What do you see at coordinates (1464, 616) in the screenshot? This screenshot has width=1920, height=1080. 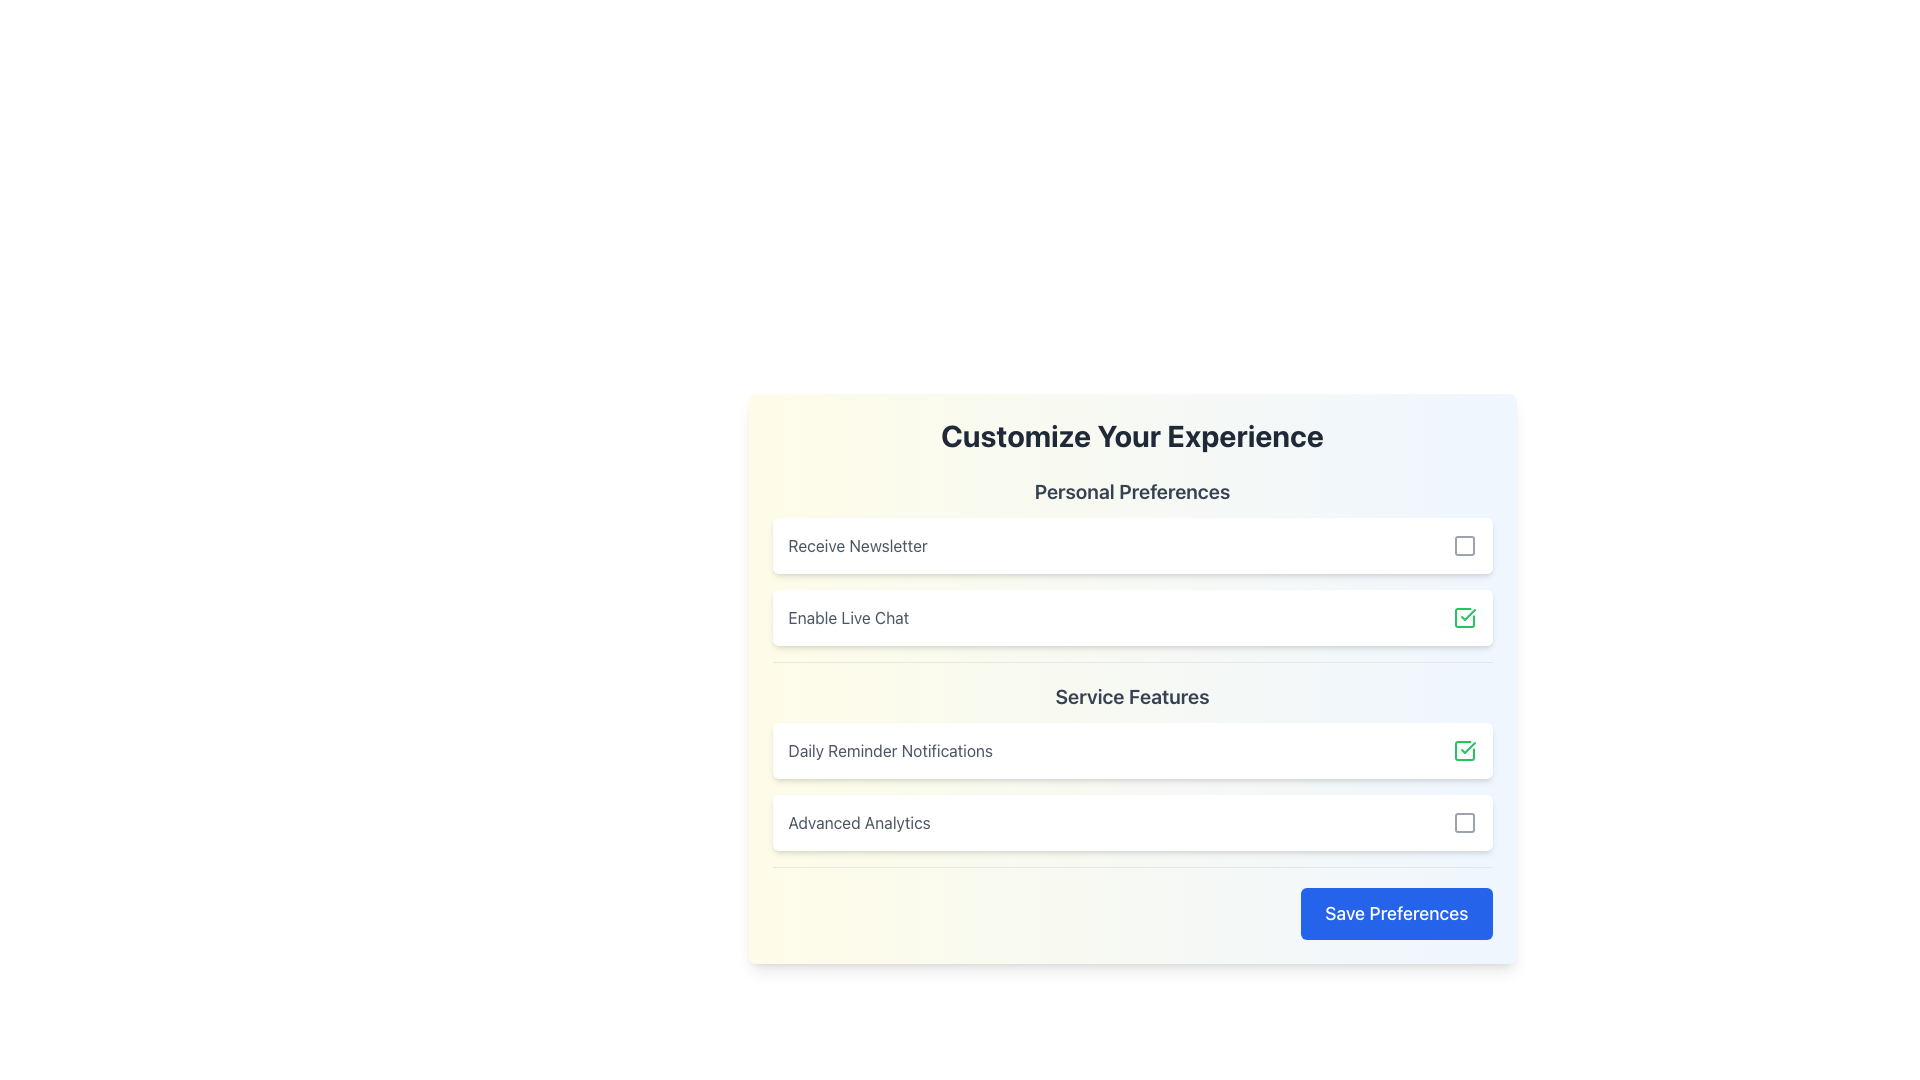 I see `the green checkmark icon in the checkbox` at bounding box center [1464, 616].